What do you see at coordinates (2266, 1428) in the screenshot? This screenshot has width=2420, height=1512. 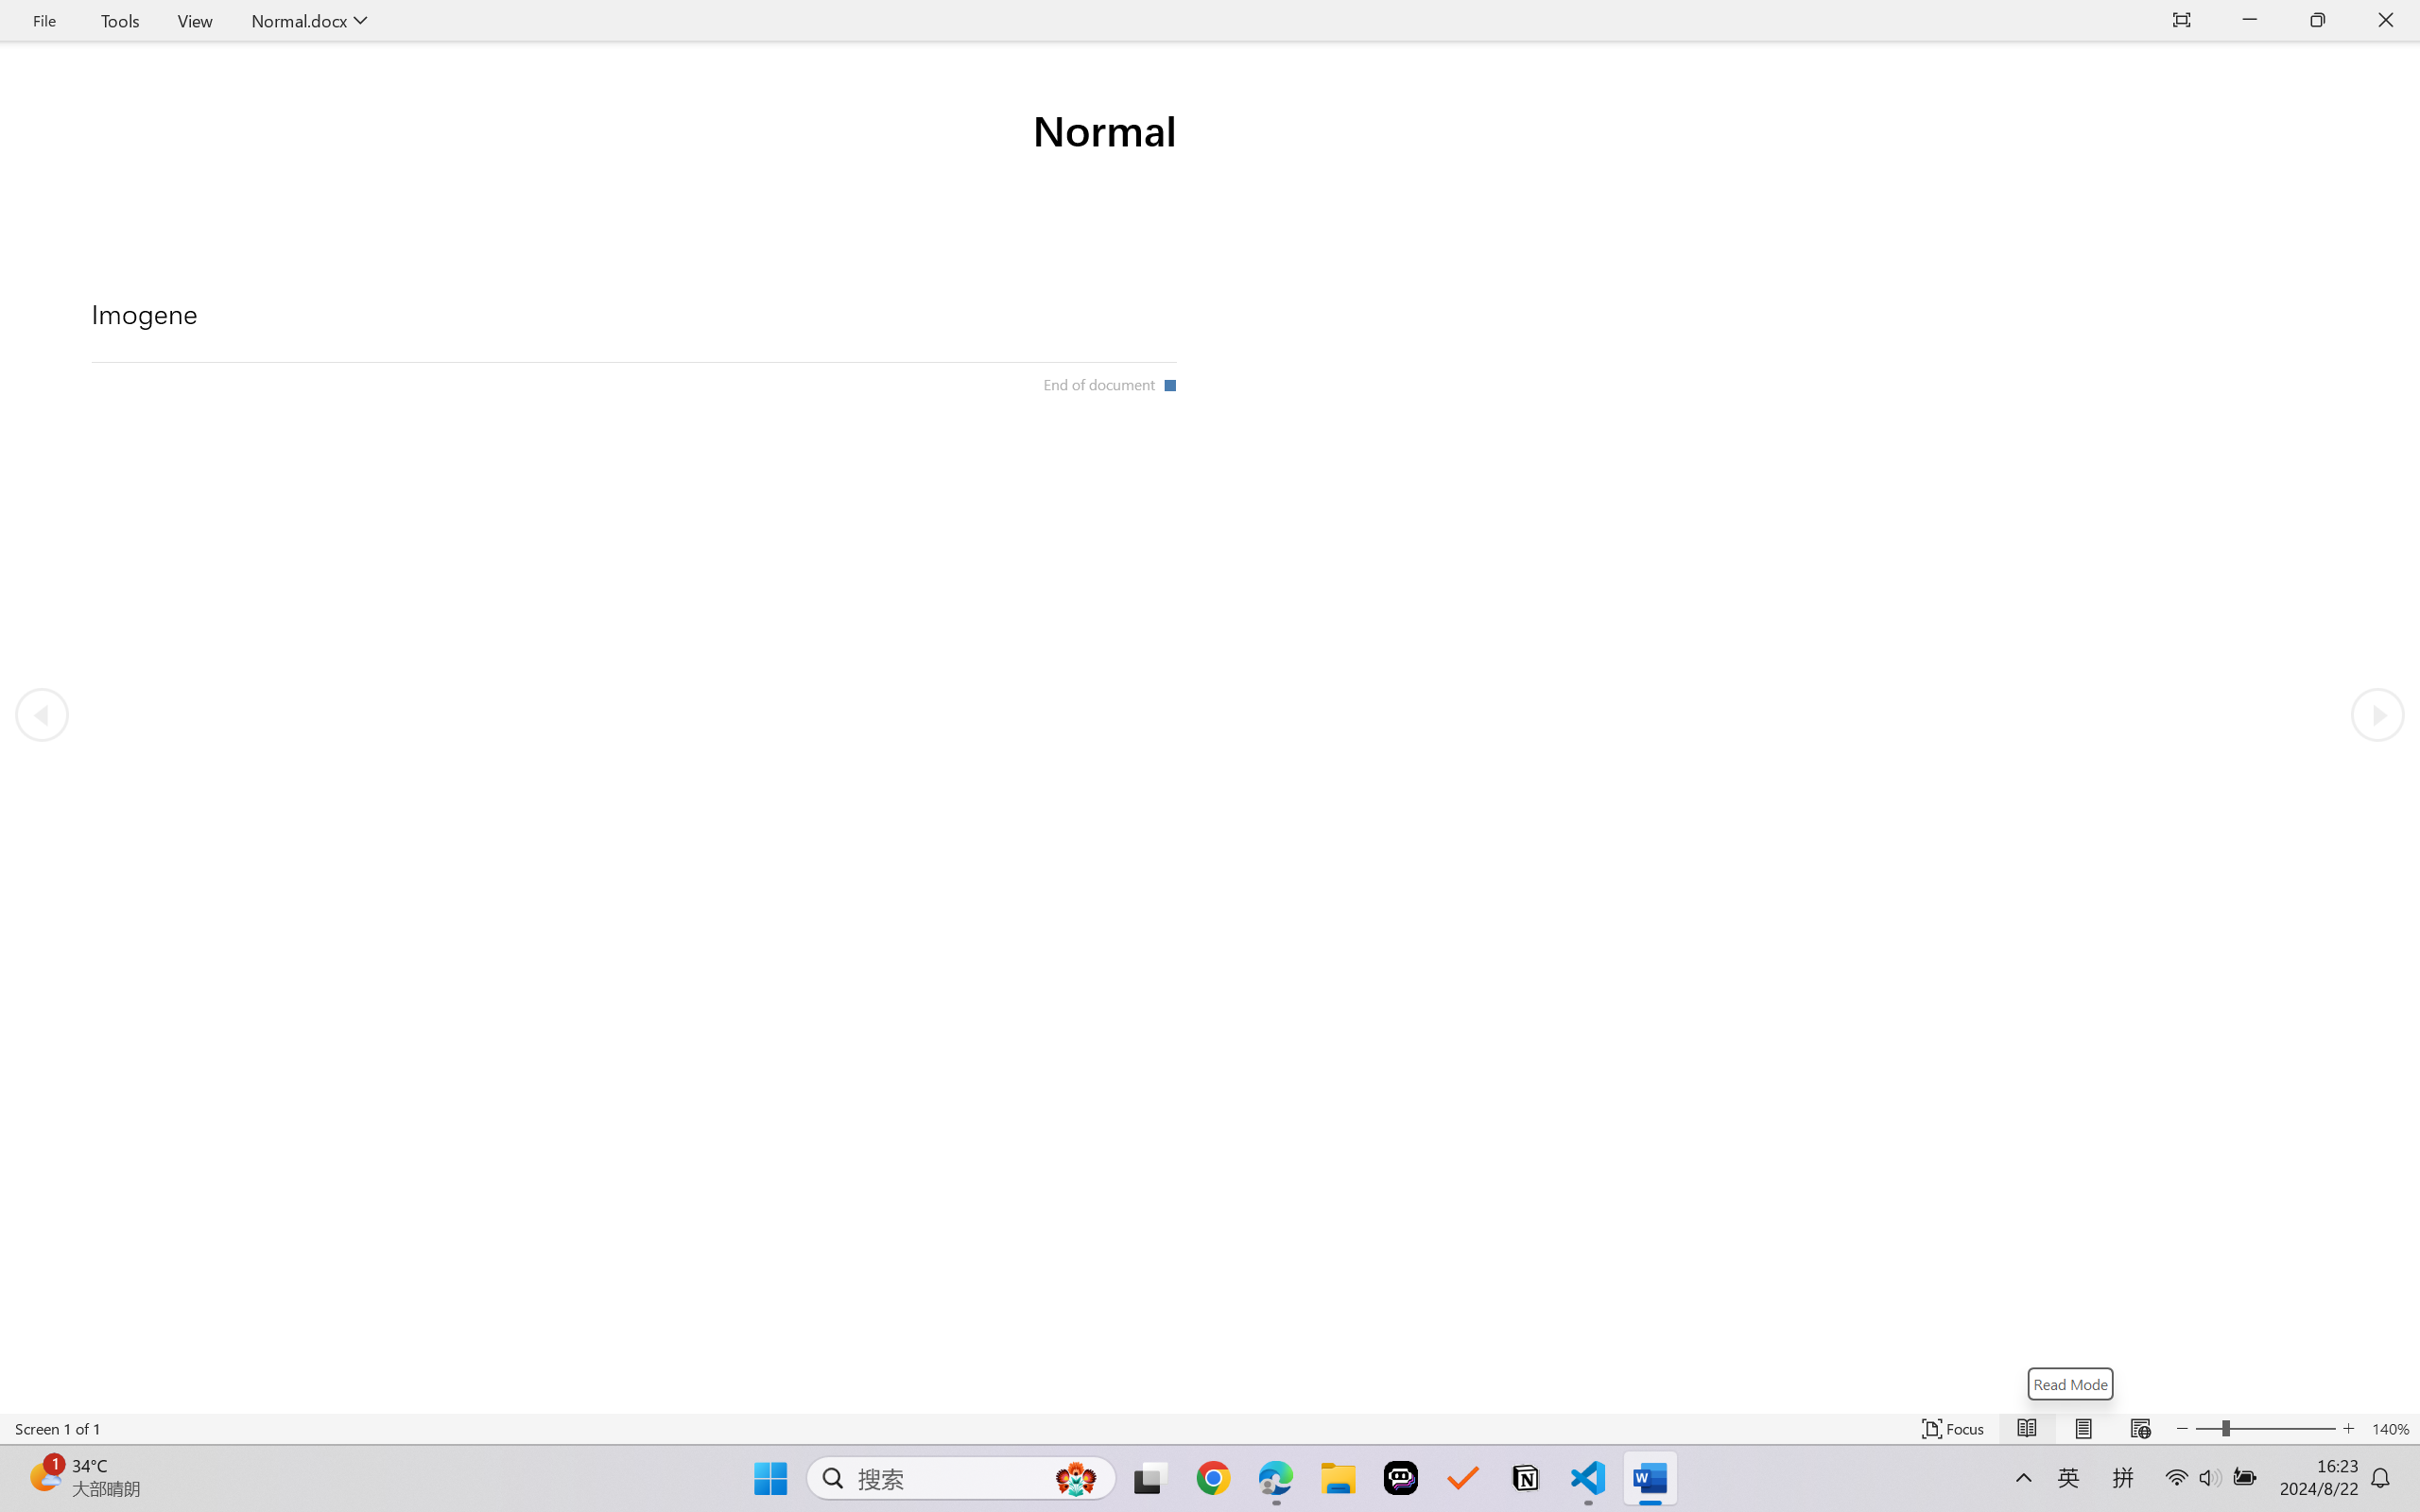 I see `'Text Size'` at bounding box center [2266, 1428].